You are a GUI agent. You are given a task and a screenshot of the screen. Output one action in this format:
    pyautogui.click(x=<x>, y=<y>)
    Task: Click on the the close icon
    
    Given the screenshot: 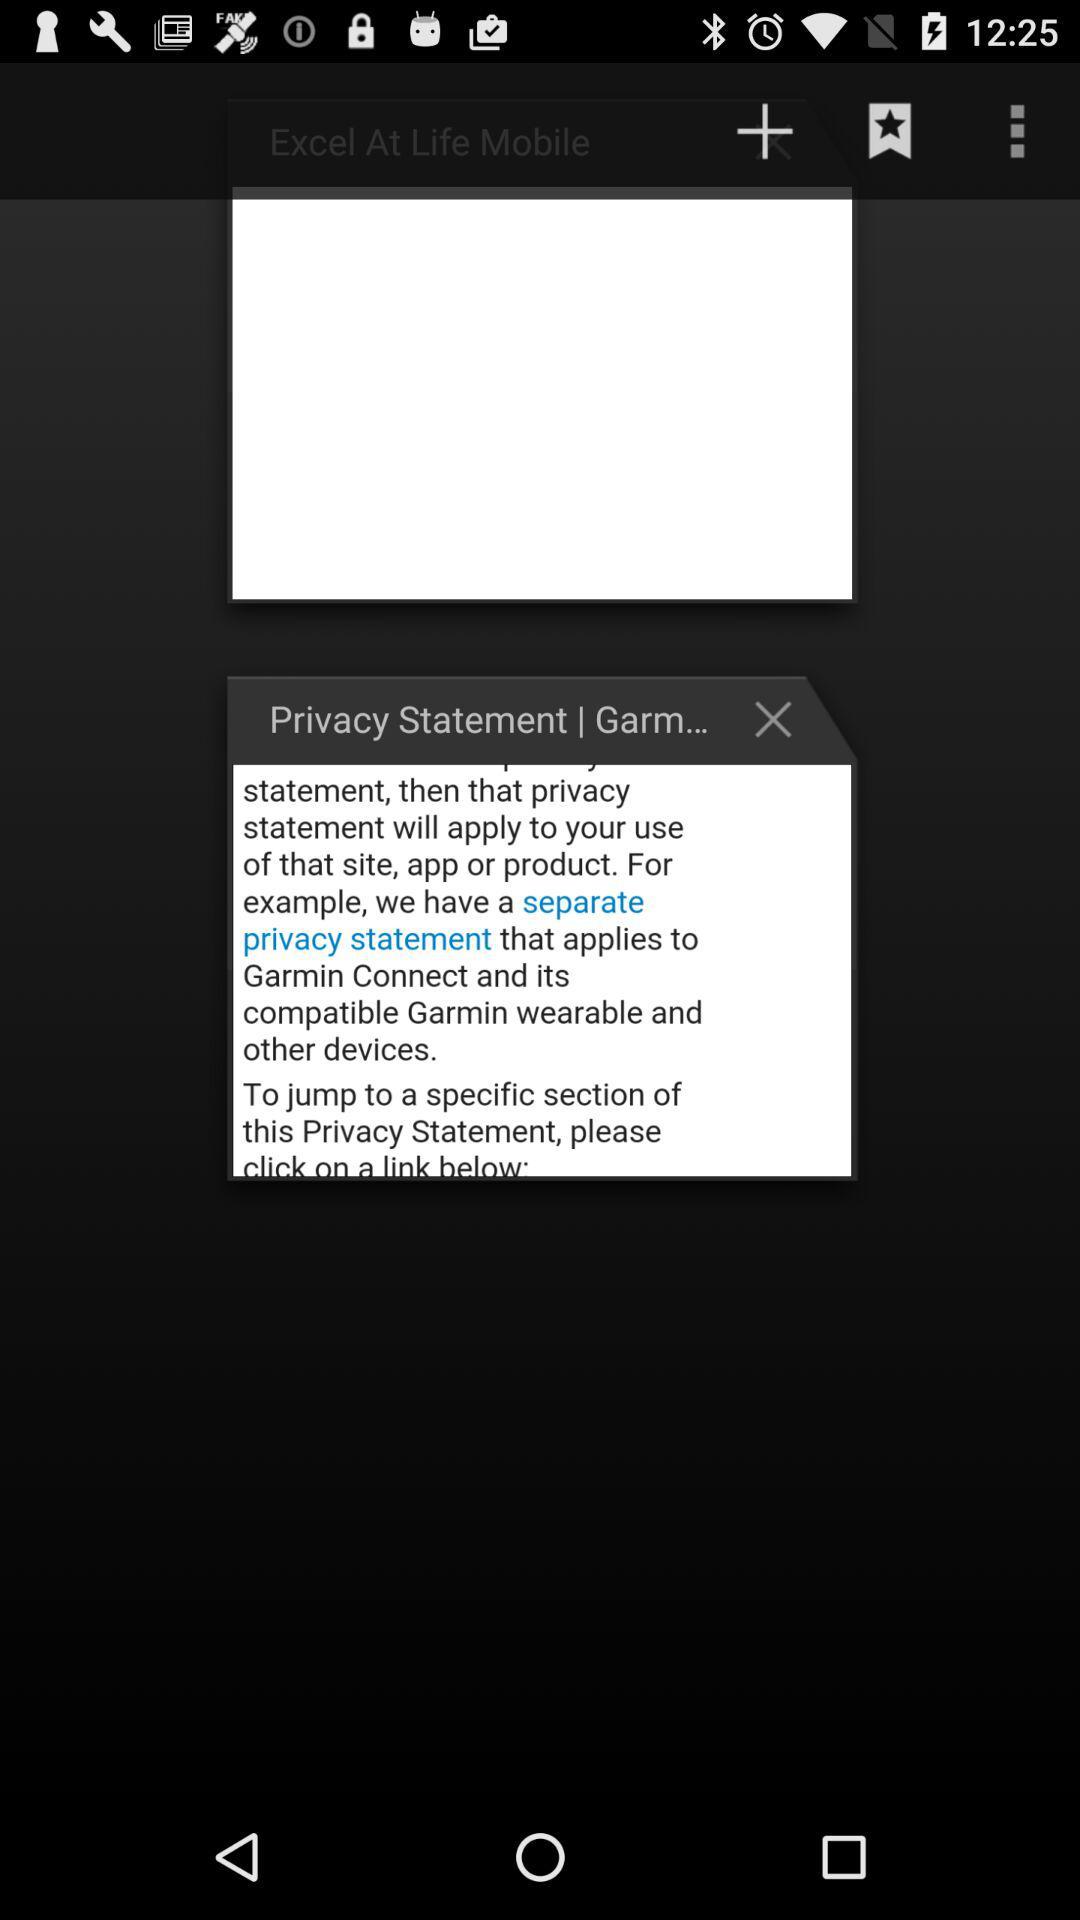 What is the action you would take?
    pyautogui.click(x=782, y=767)
    